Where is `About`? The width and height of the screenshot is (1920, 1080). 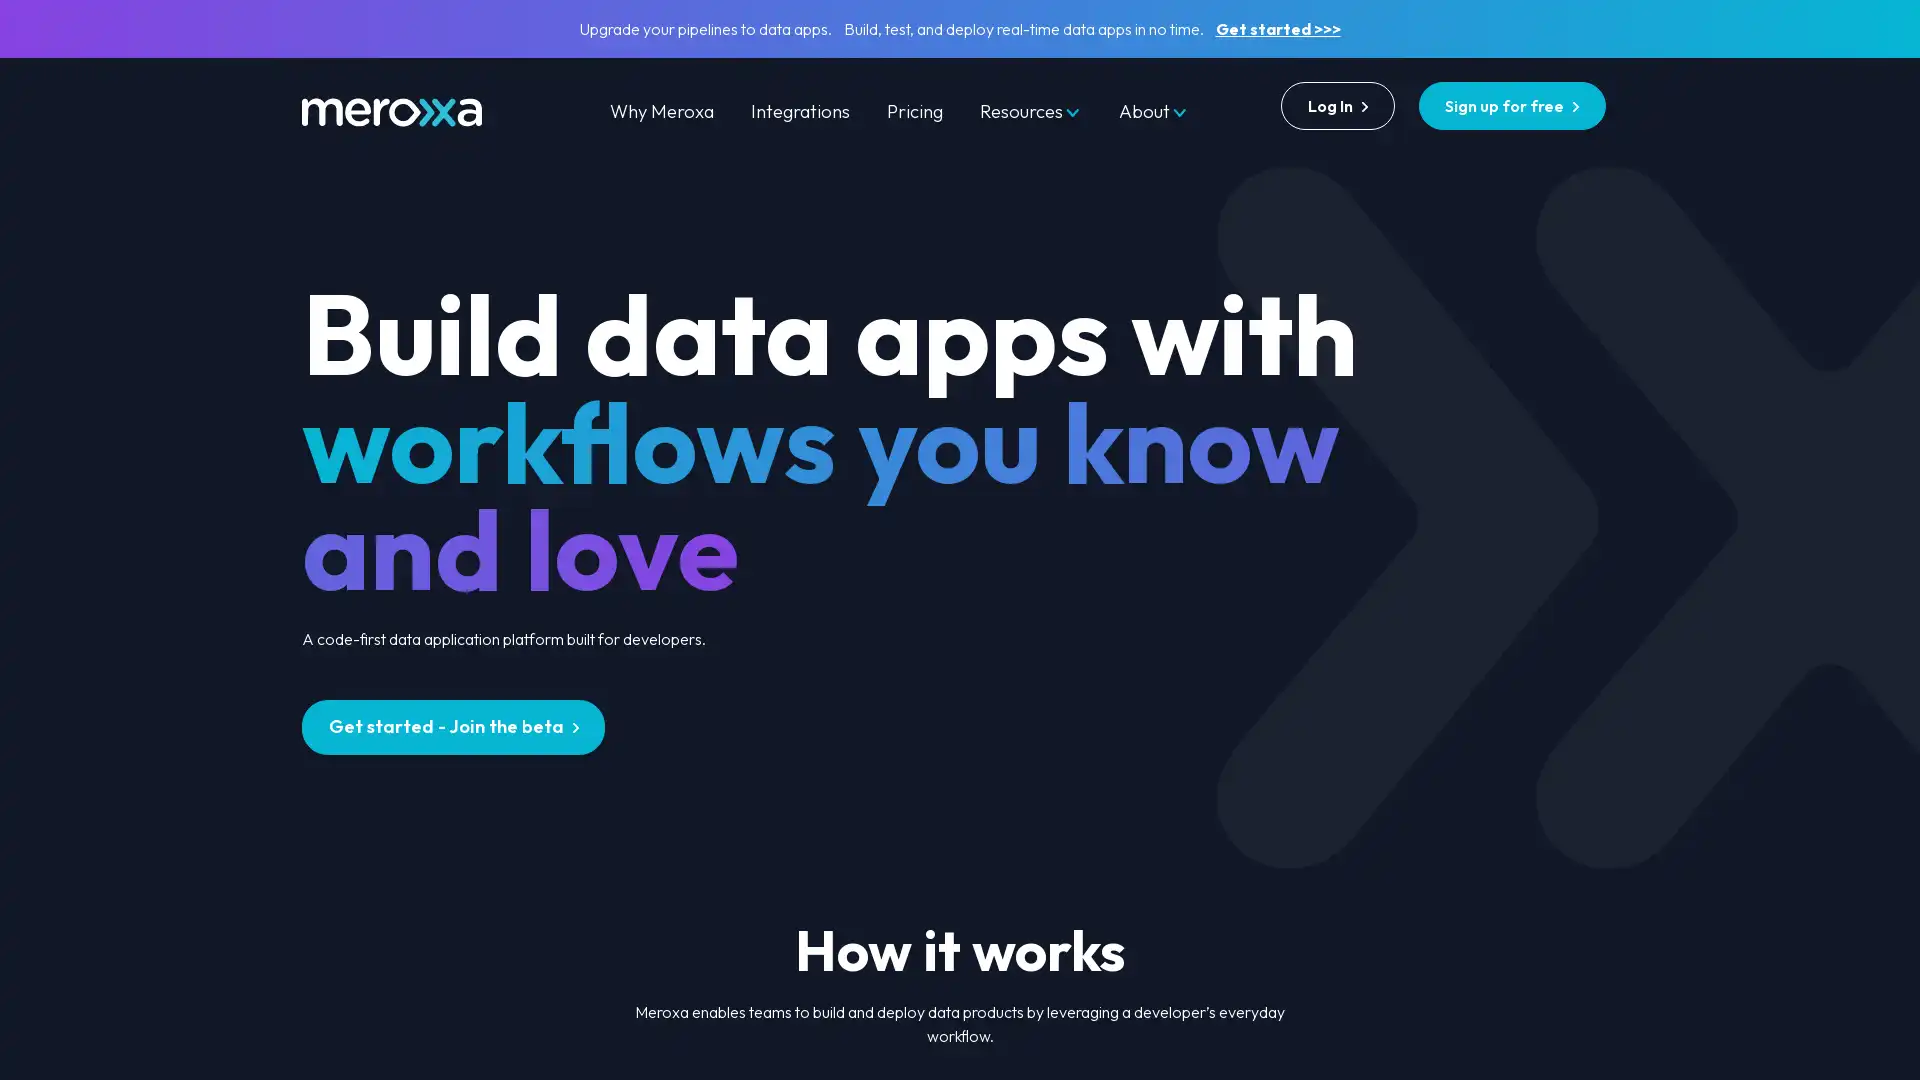 About is located at coordinates (1153, 111).